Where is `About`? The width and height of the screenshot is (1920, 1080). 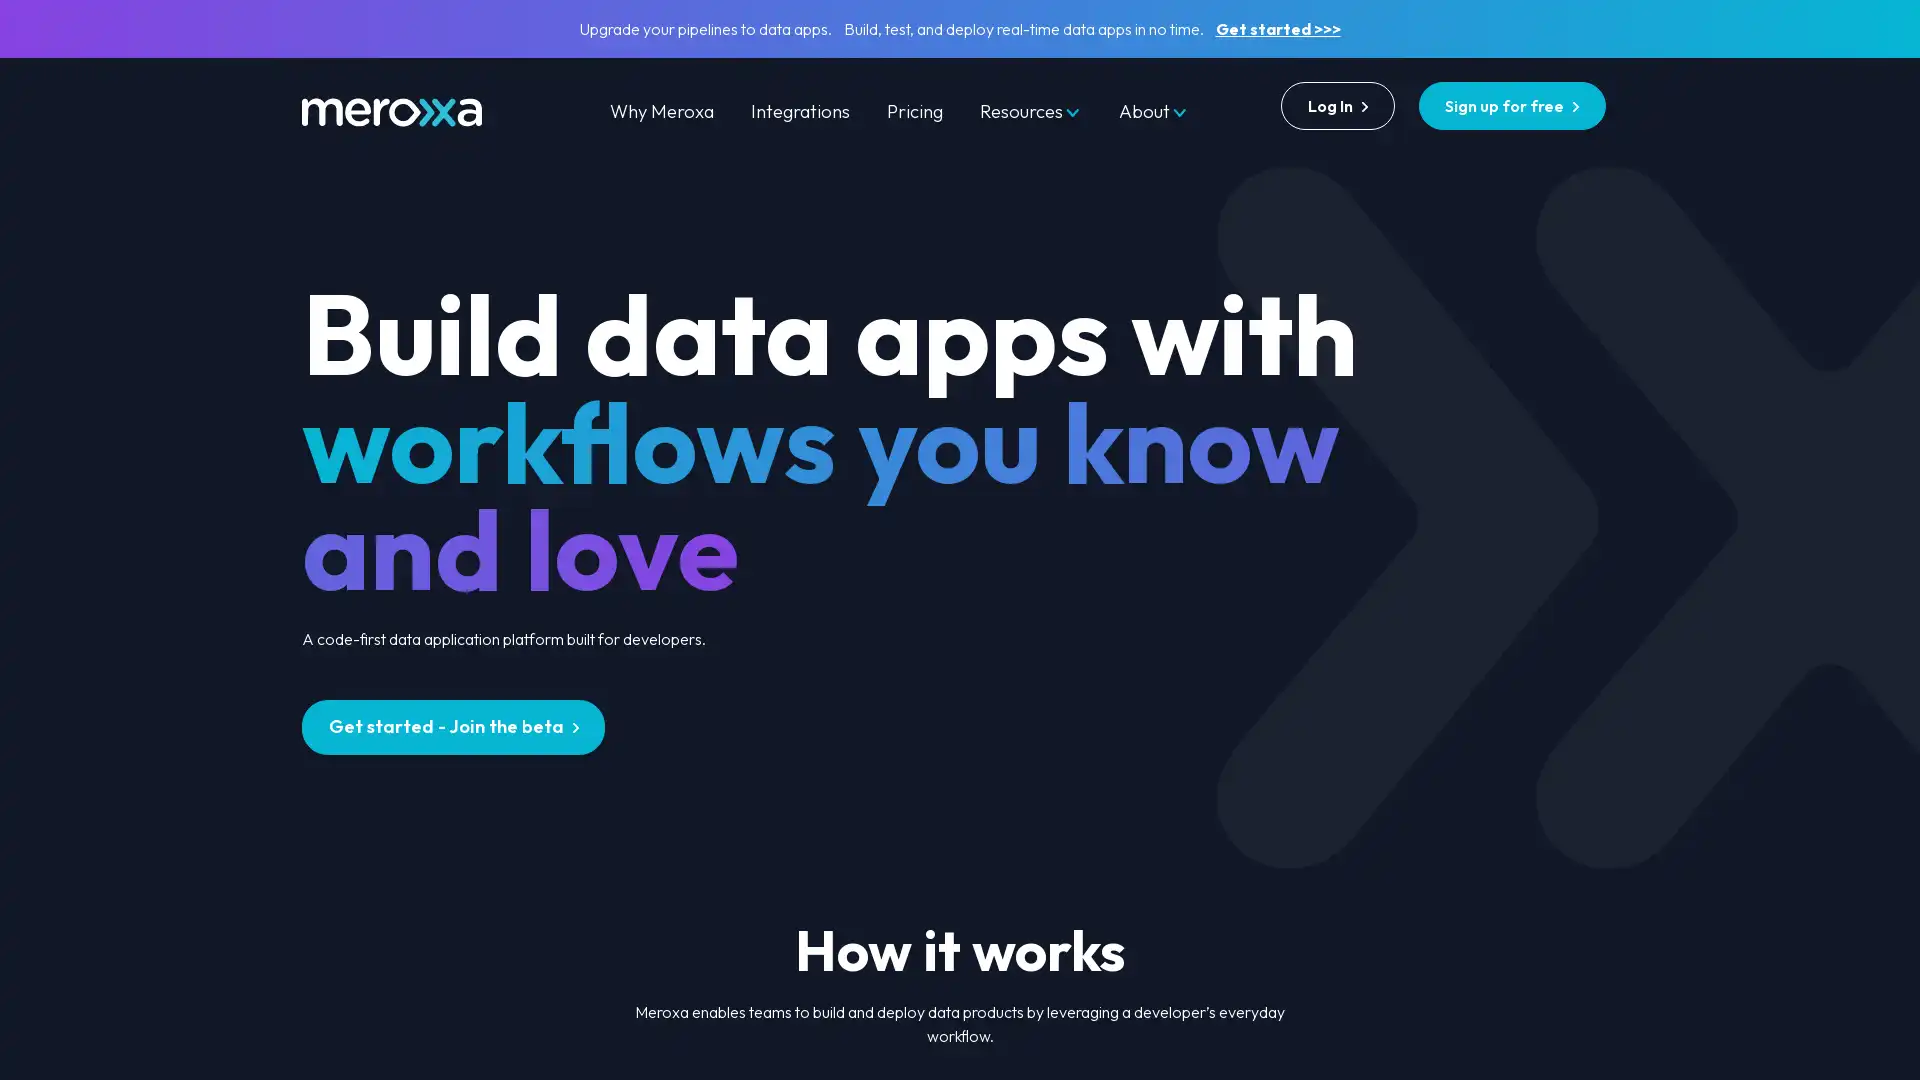 About is located at coordinates (1153, 111).